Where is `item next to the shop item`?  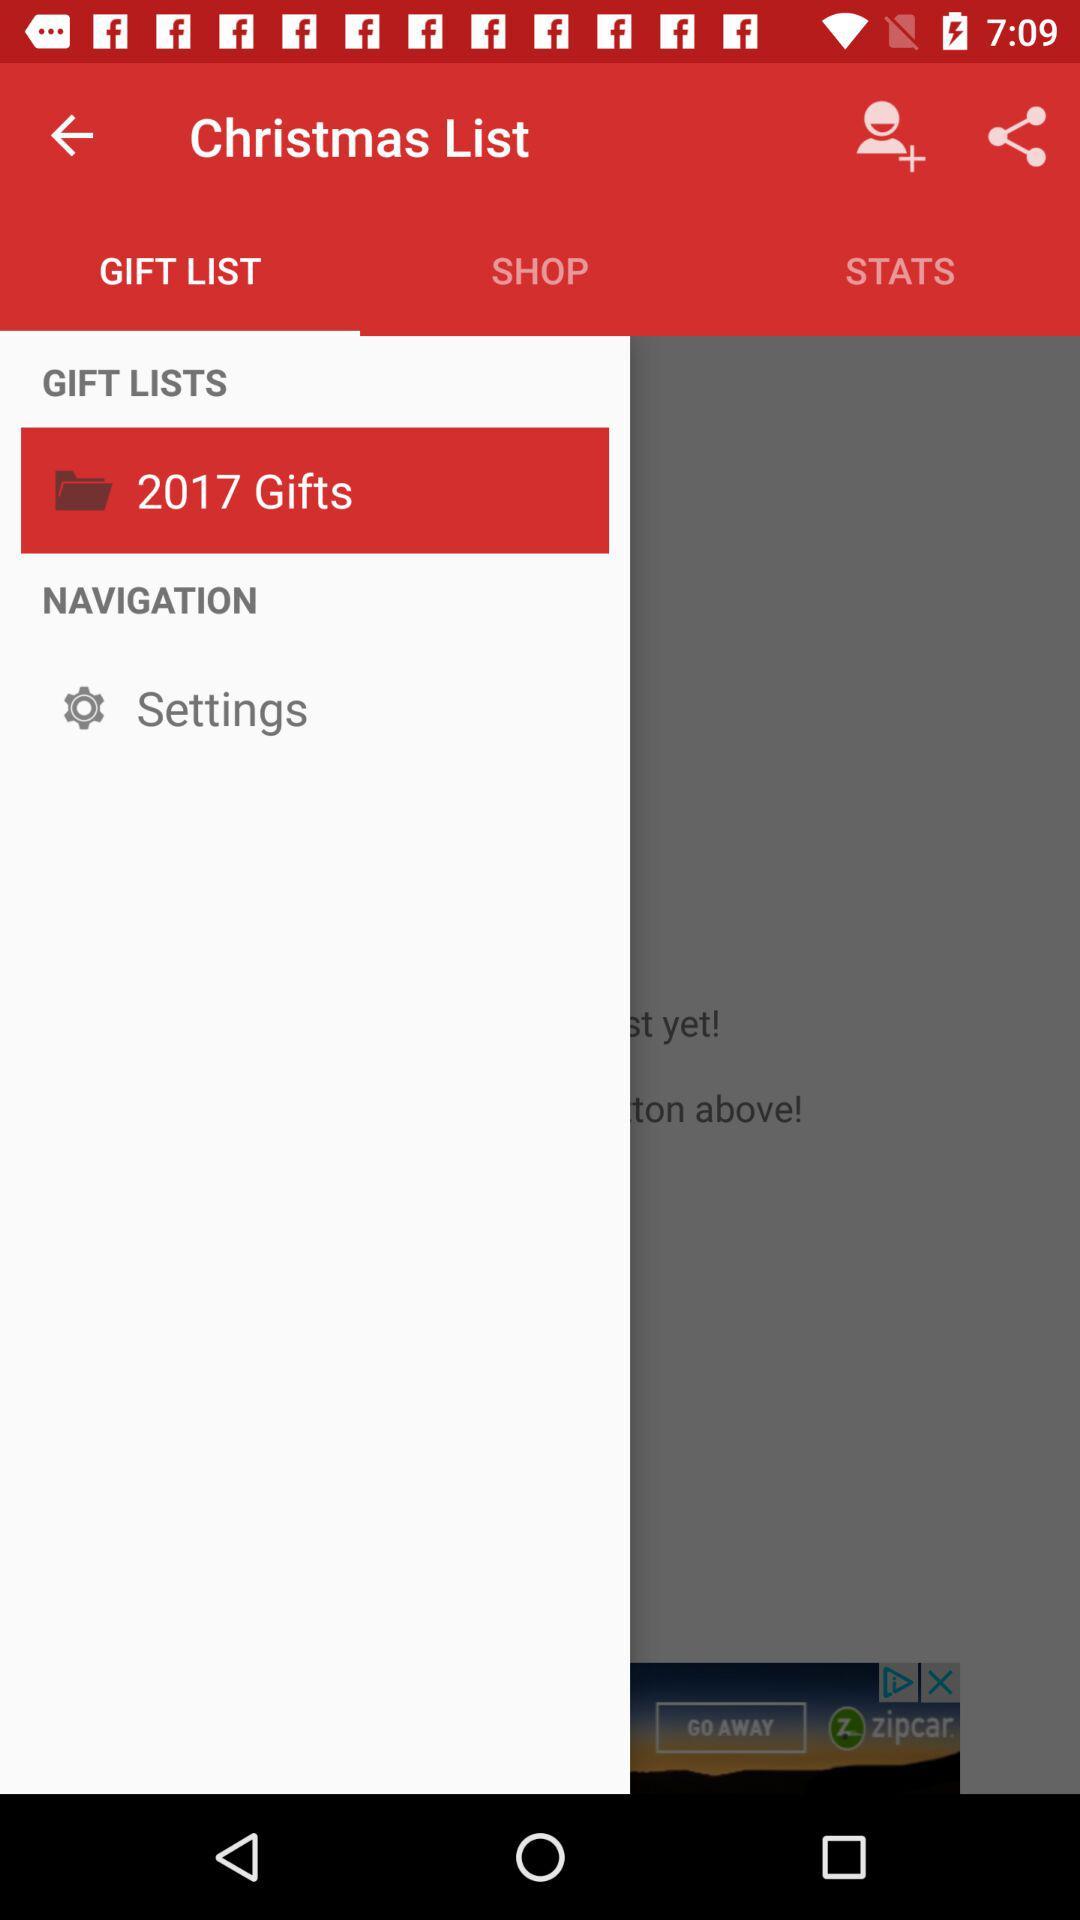
item next to the shop item is located at coordinates (890, 135).